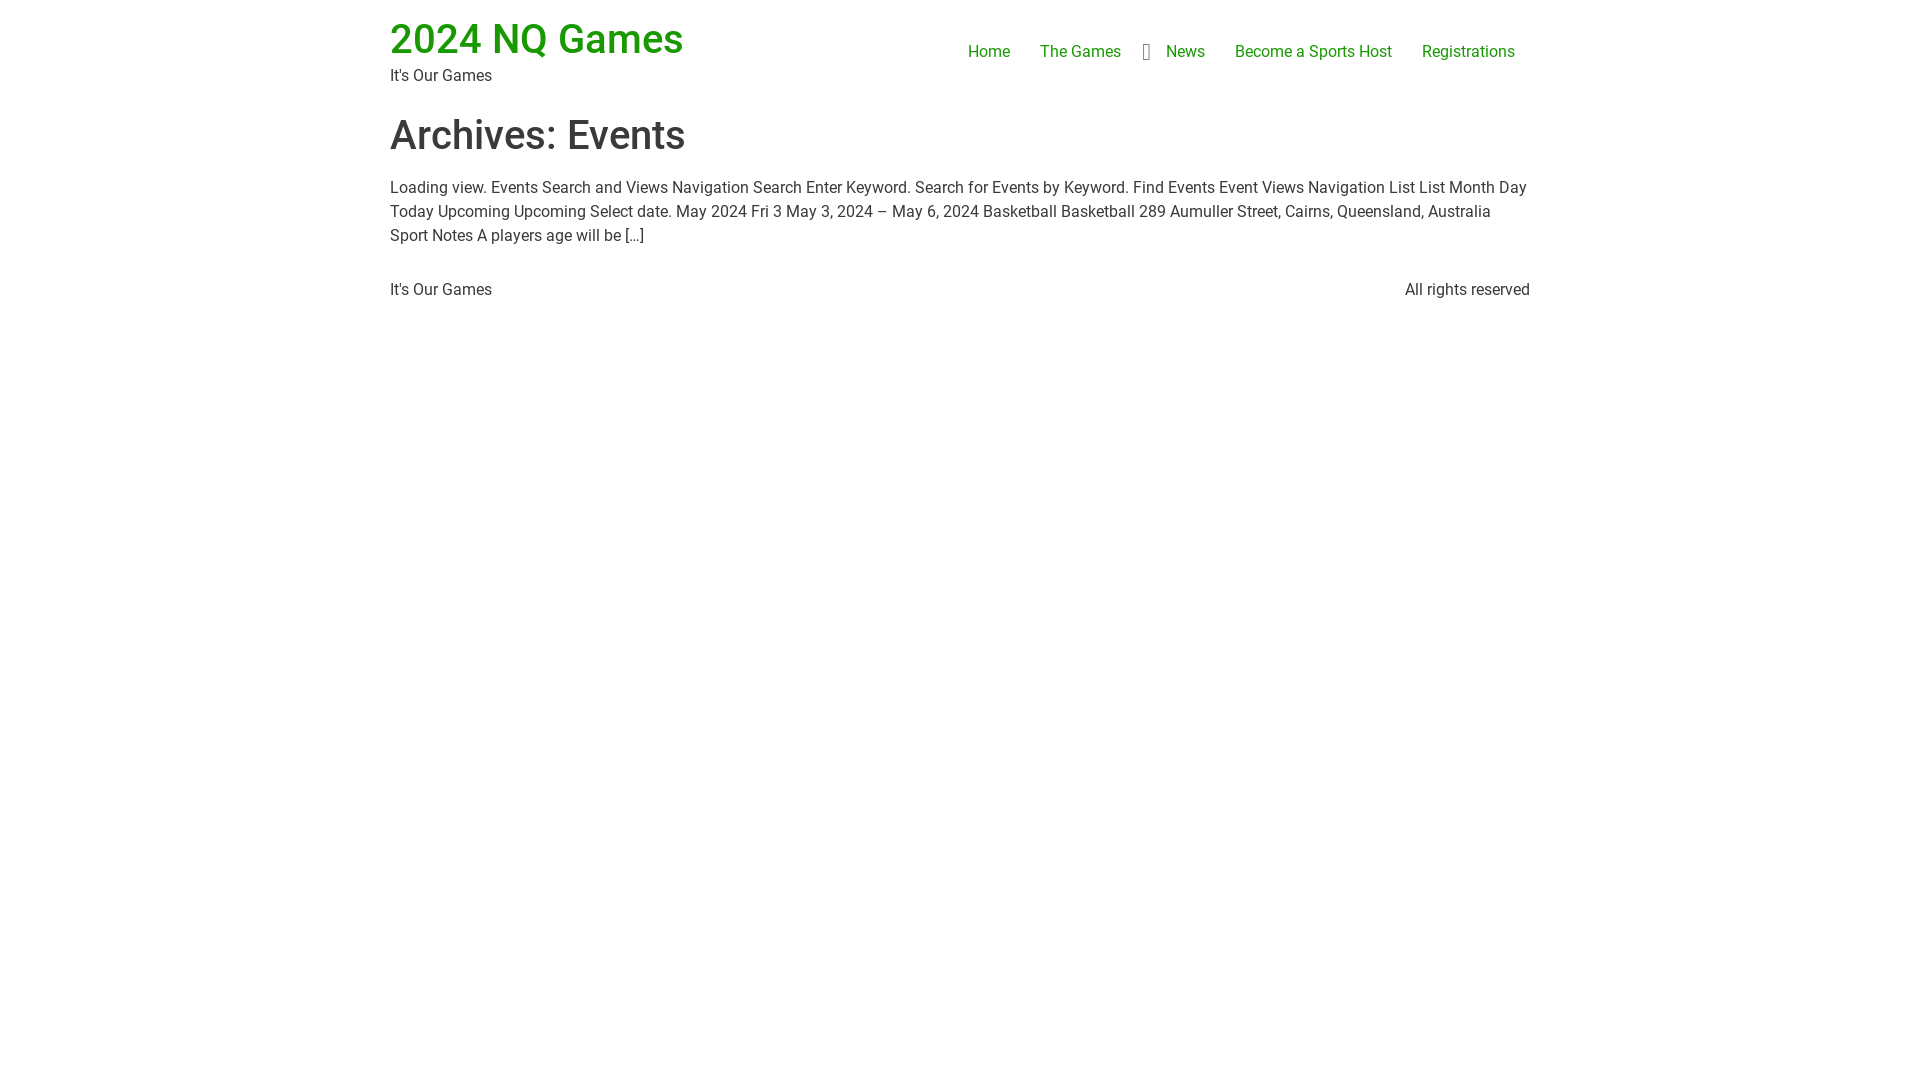  I want to click on 'Become a Sports Host', so click(1313, 50).